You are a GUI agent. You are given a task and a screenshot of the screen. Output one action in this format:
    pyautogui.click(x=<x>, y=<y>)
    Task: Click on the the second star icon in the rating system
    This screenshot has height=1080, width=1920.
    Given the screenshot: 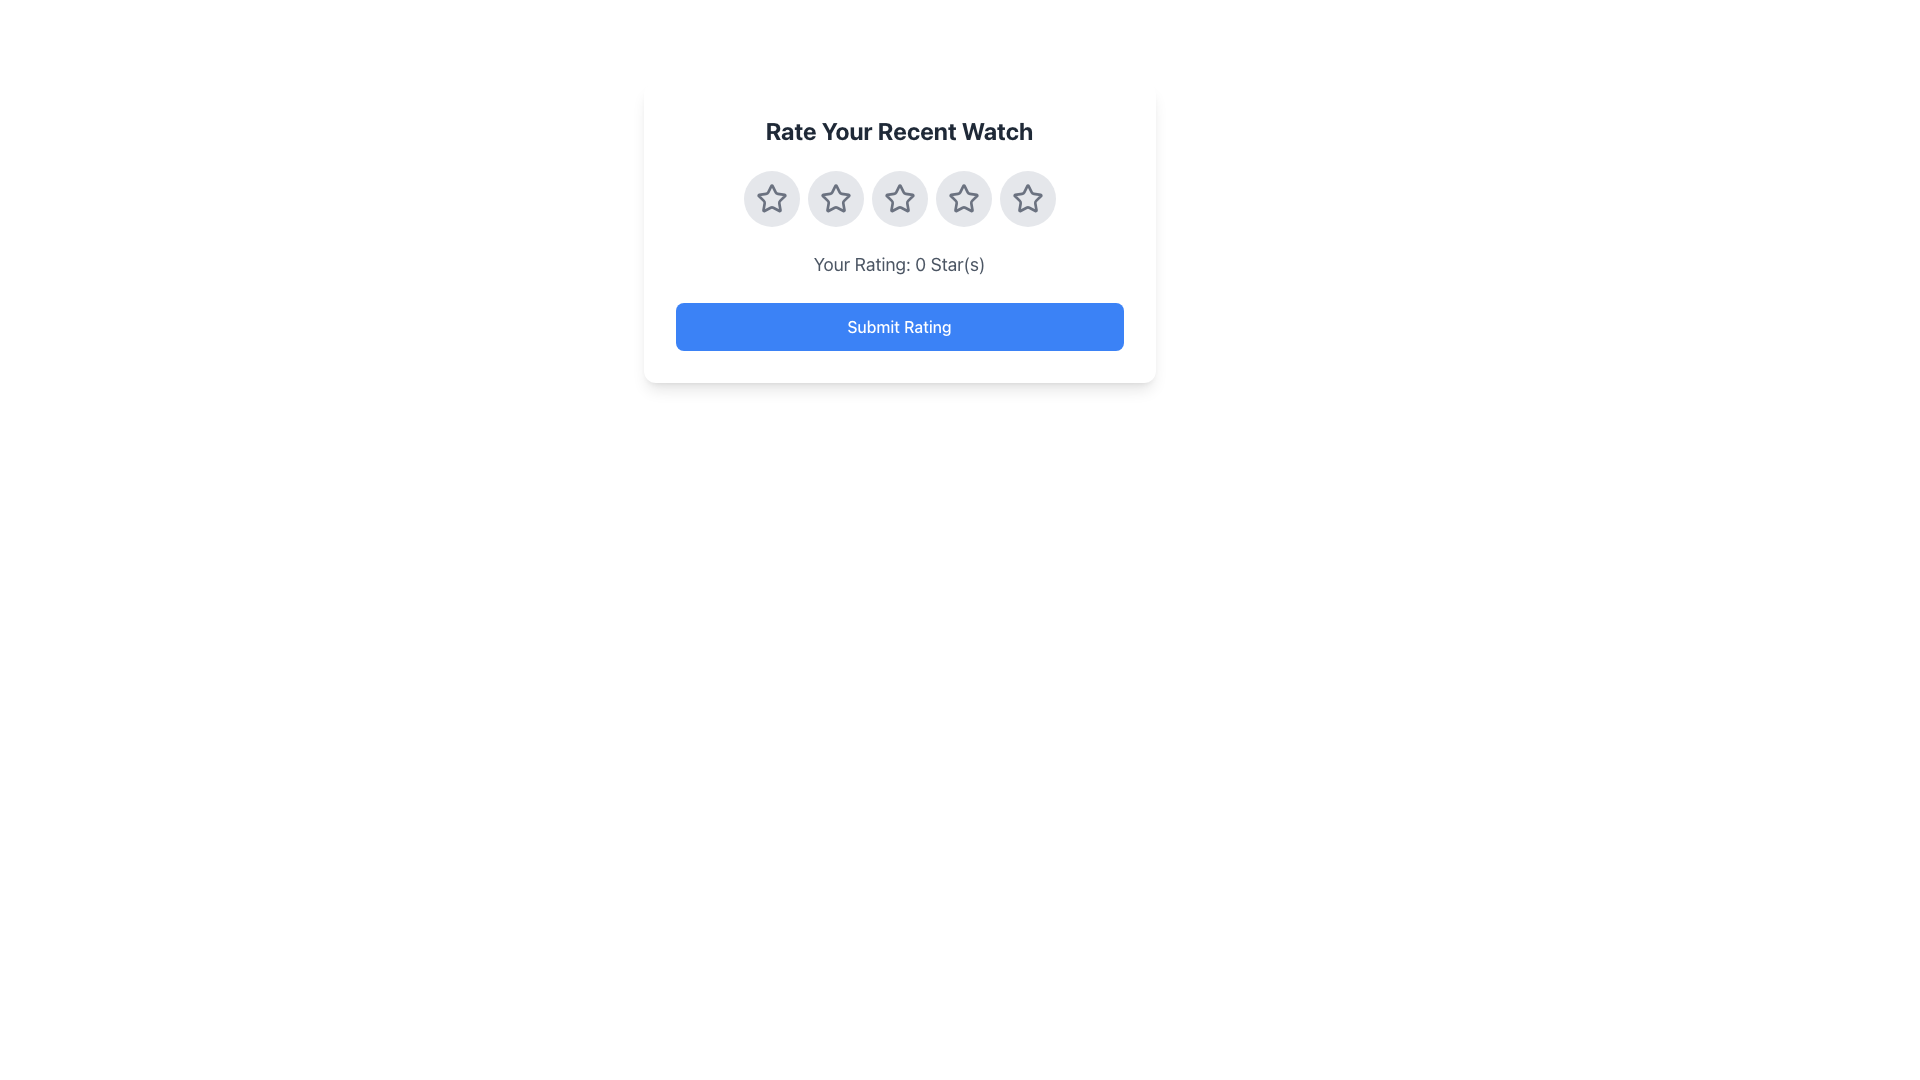 What is the action you would take?
    pyautogui.click(x=835, y=199)
    